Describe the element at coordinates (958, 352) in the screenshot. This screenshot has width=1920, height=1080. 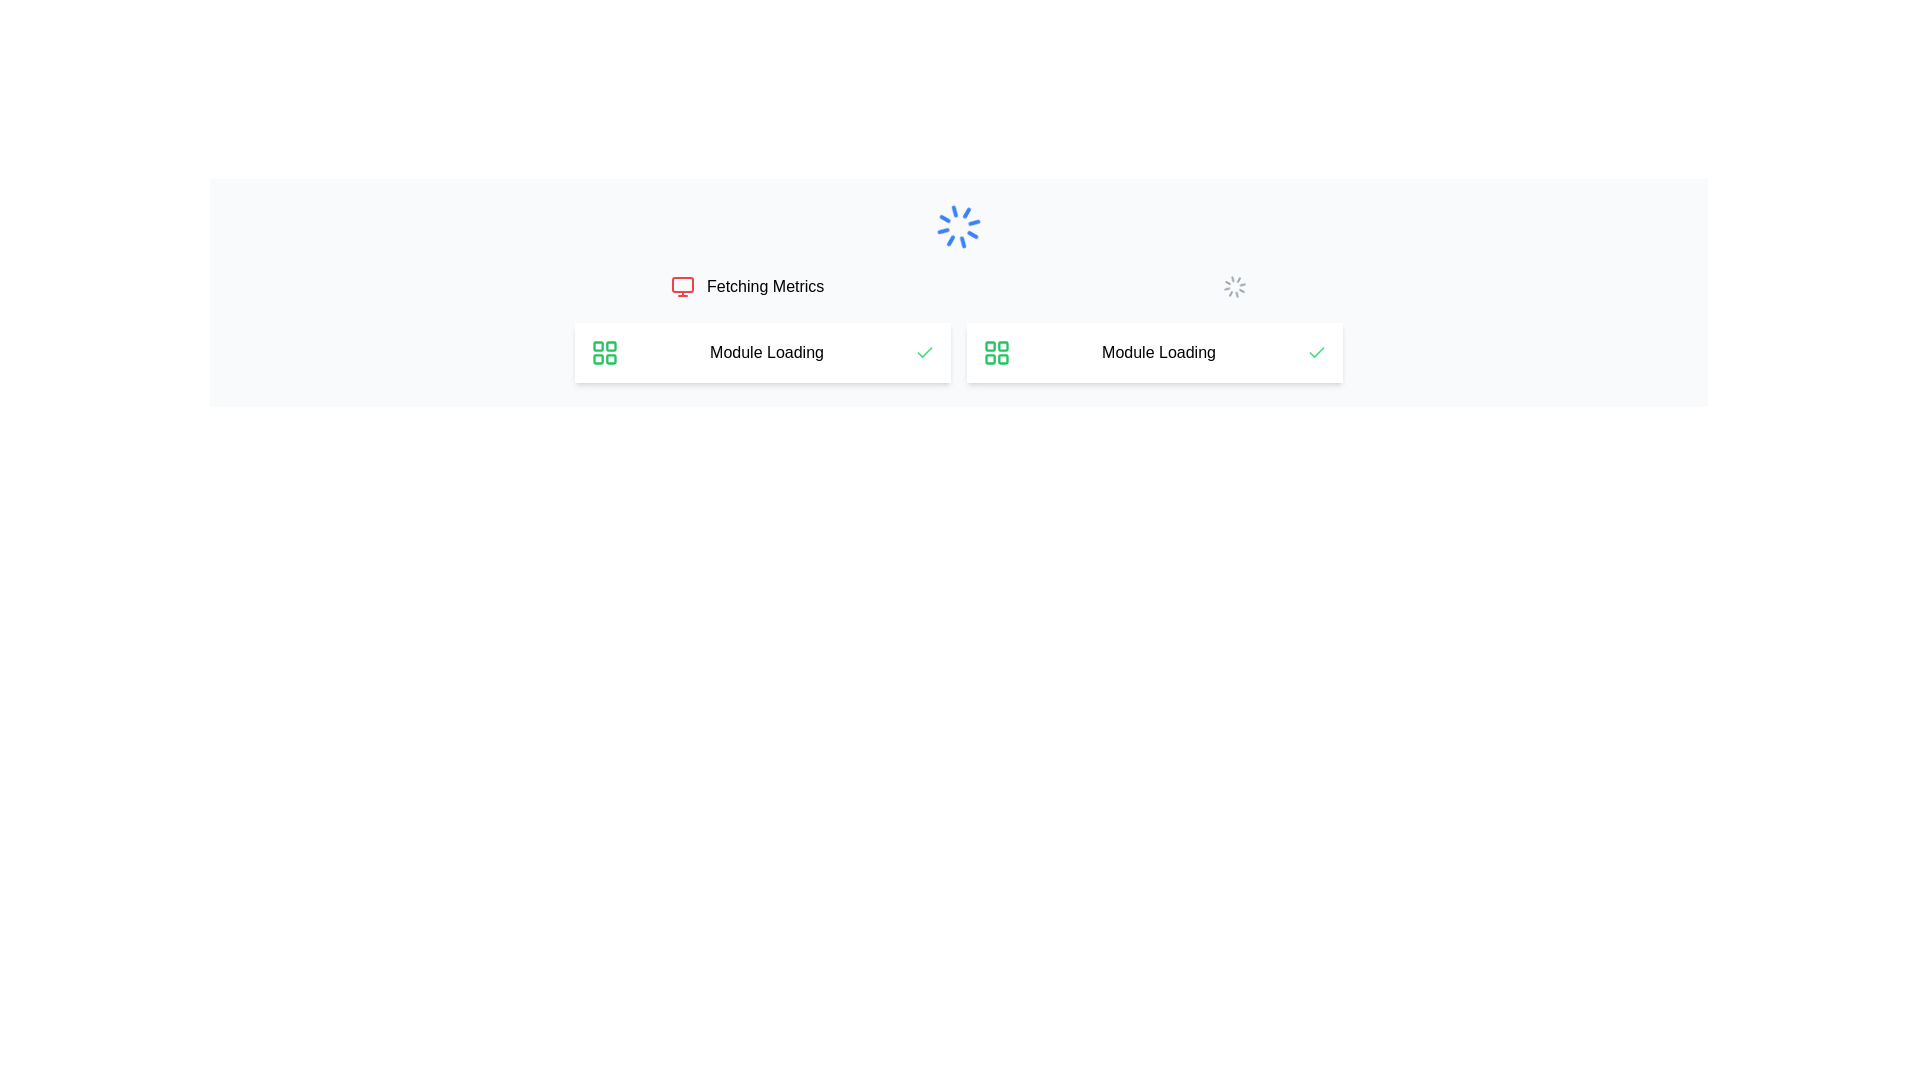
I see `composite informational display element showing module status labeled 'Module Loading' by hovering over it` at that location.